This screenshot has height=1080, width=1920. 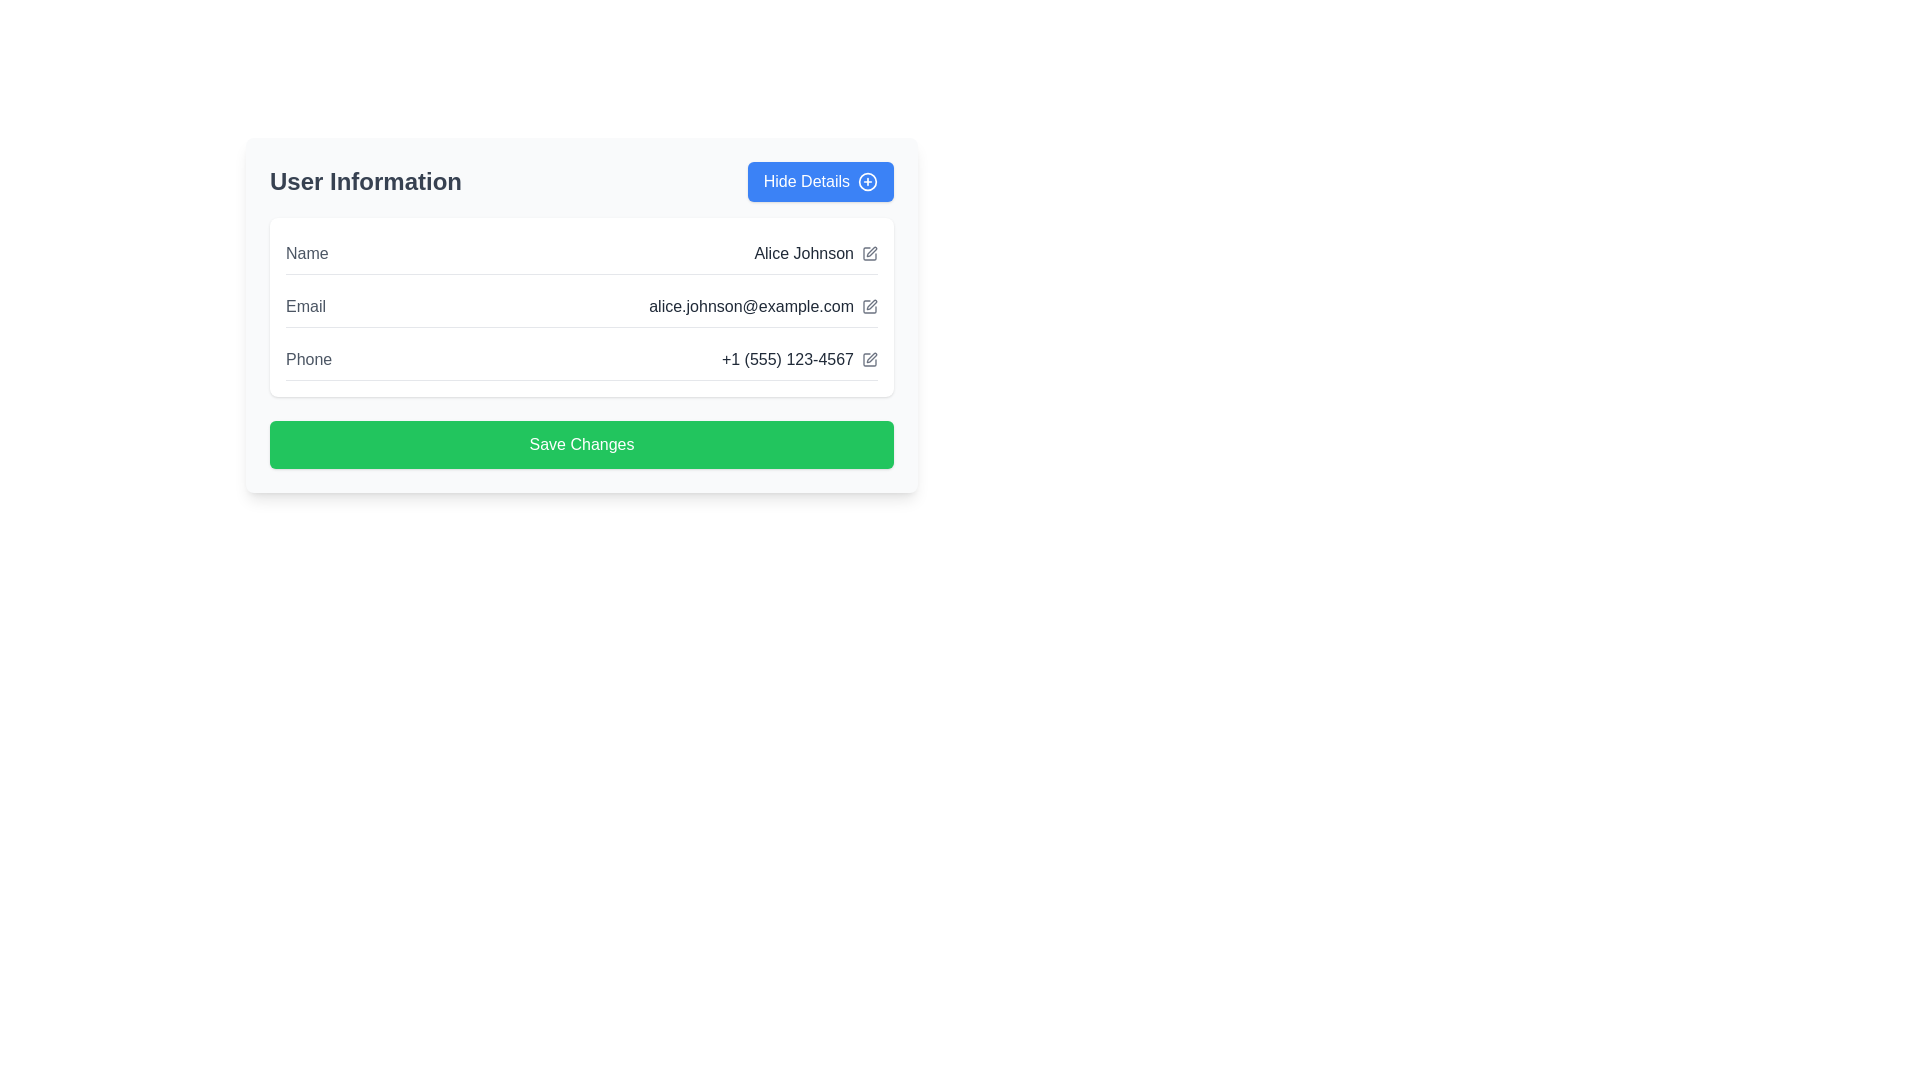 I want to click on the edit pencil icon located to the right of the email address field labeled 'alice.johnson@example.com' to initiate editing, so click(x=872, y=304).